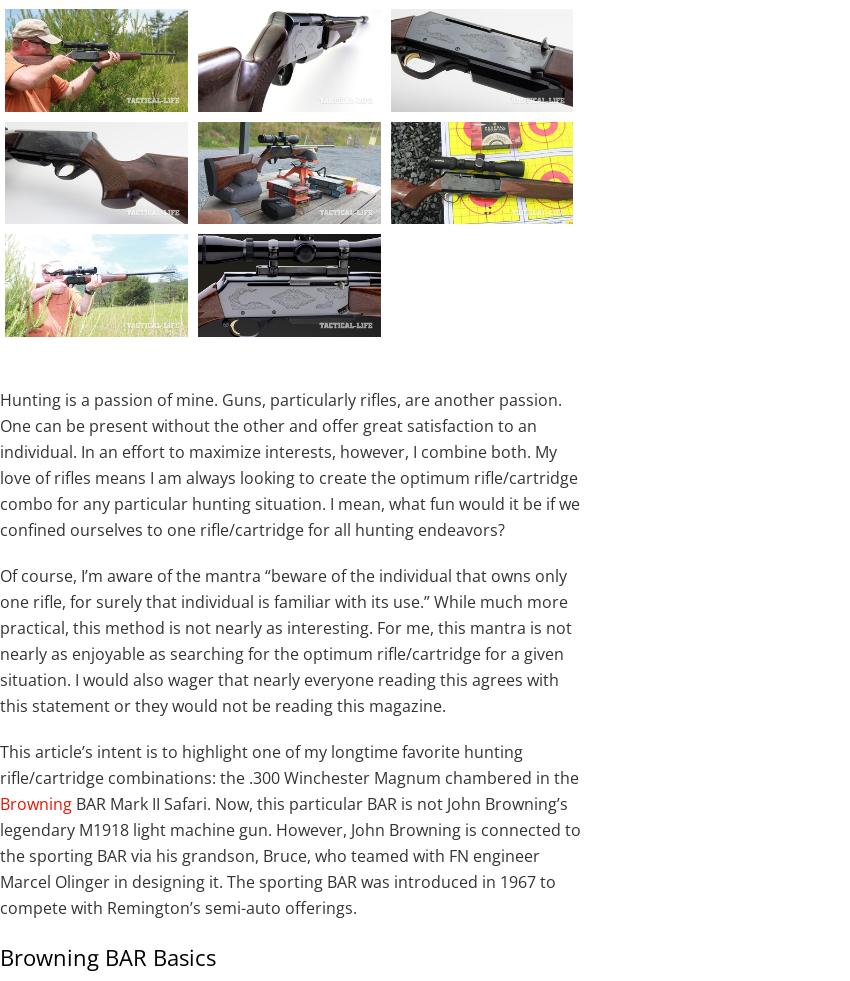  Describe the element at coordinates (415, 88) in the screenshot. I see `'The Mark II Safari variant comes with an engraved steel receiver.'` at that location.